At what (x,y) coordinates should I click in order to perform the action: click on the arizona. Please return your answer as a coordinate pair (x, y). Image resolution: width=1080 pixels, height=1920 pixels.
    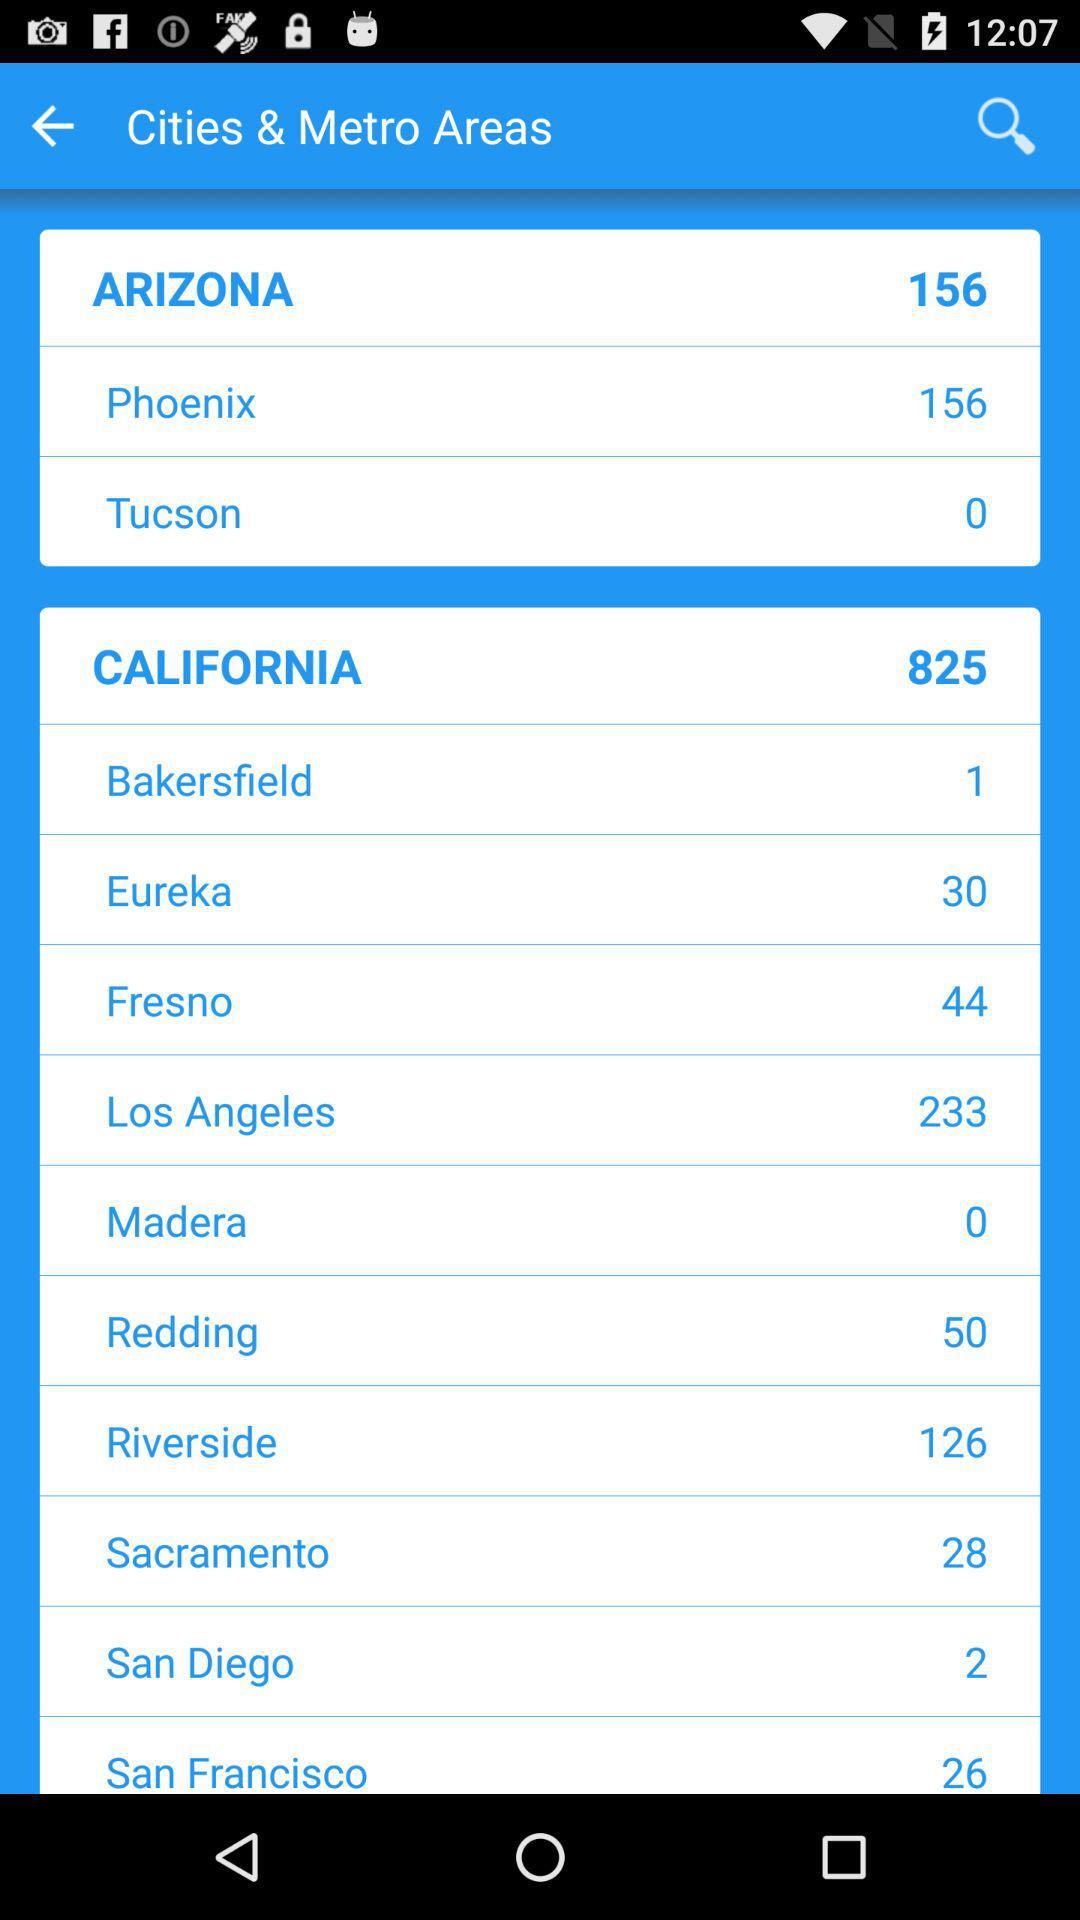
    Looking at the image, I should click on (407, 286).